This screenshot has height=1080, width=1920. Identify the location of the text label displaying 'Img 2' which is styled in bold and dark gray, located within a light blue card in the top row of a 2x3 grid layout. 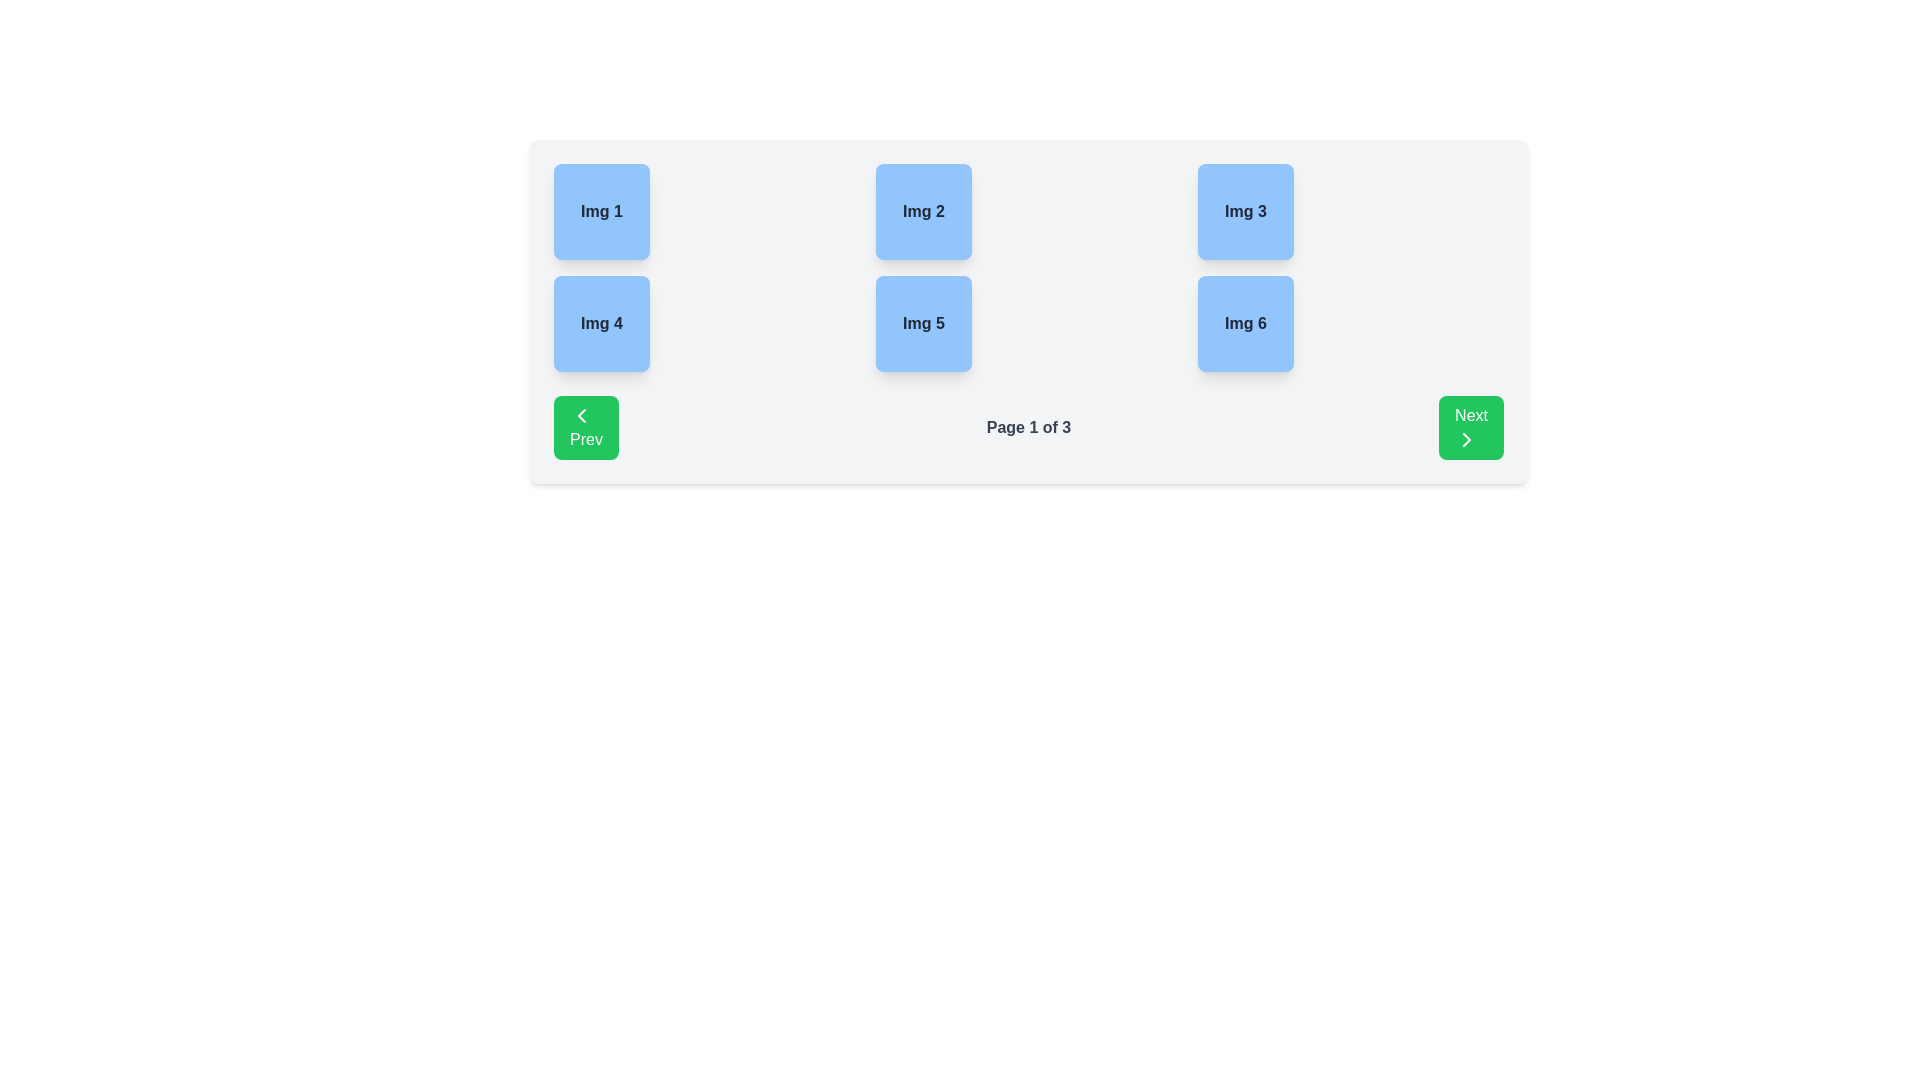
(922, 212).